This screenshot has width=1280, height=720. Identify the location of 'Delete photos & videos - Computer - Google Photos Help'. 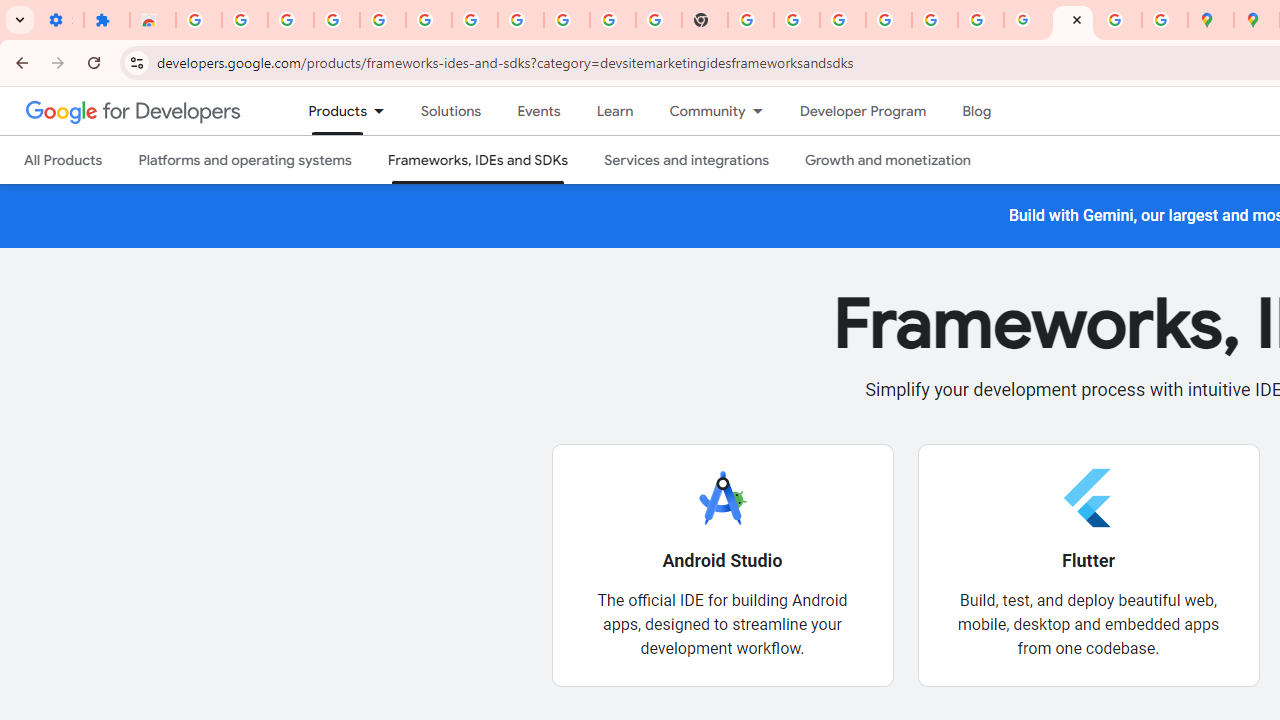
(336, 20).